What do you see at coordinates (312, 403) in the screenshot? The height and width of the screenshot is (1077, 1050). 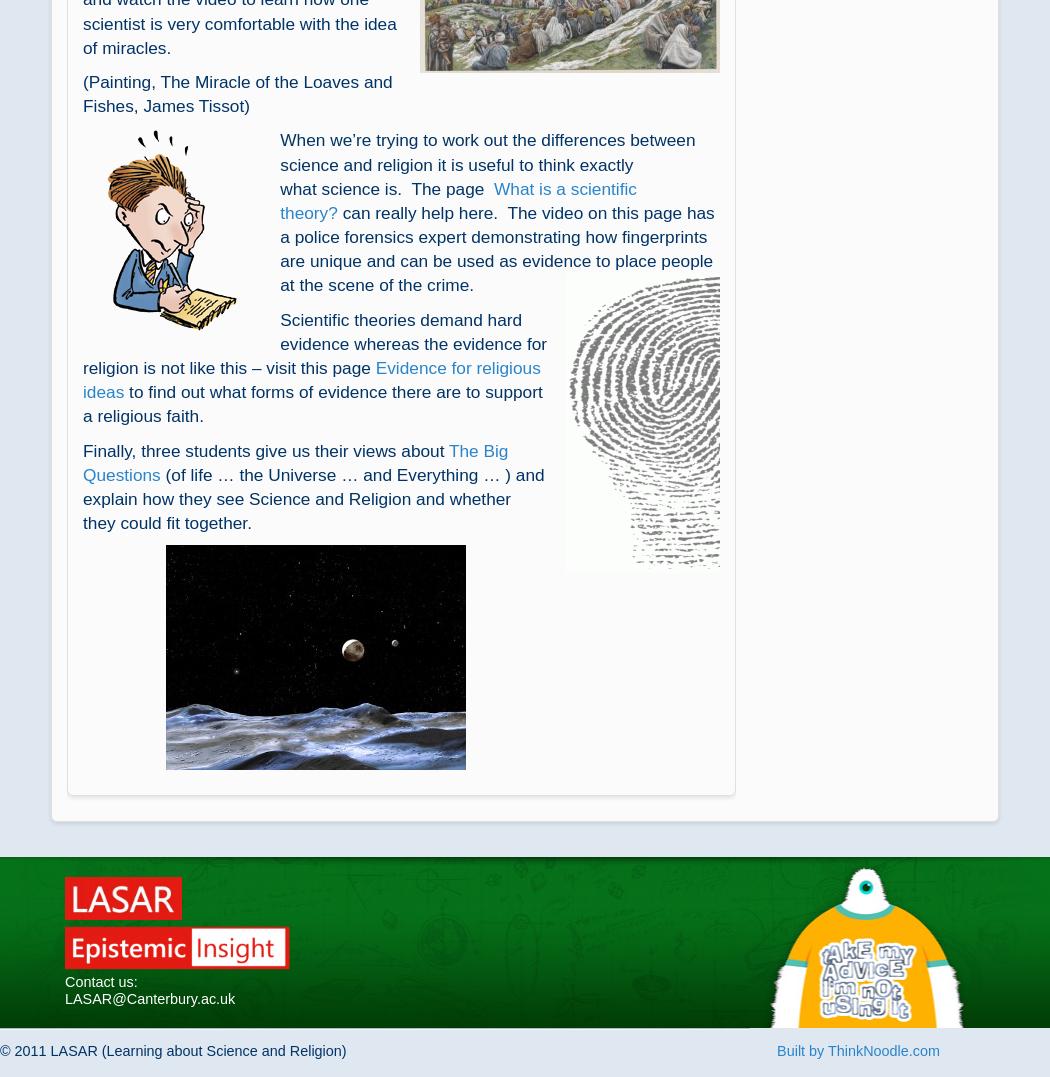 I see `'to find out what forms of evidence there are to support a religious faith.'` at bounding box center [312, 403].